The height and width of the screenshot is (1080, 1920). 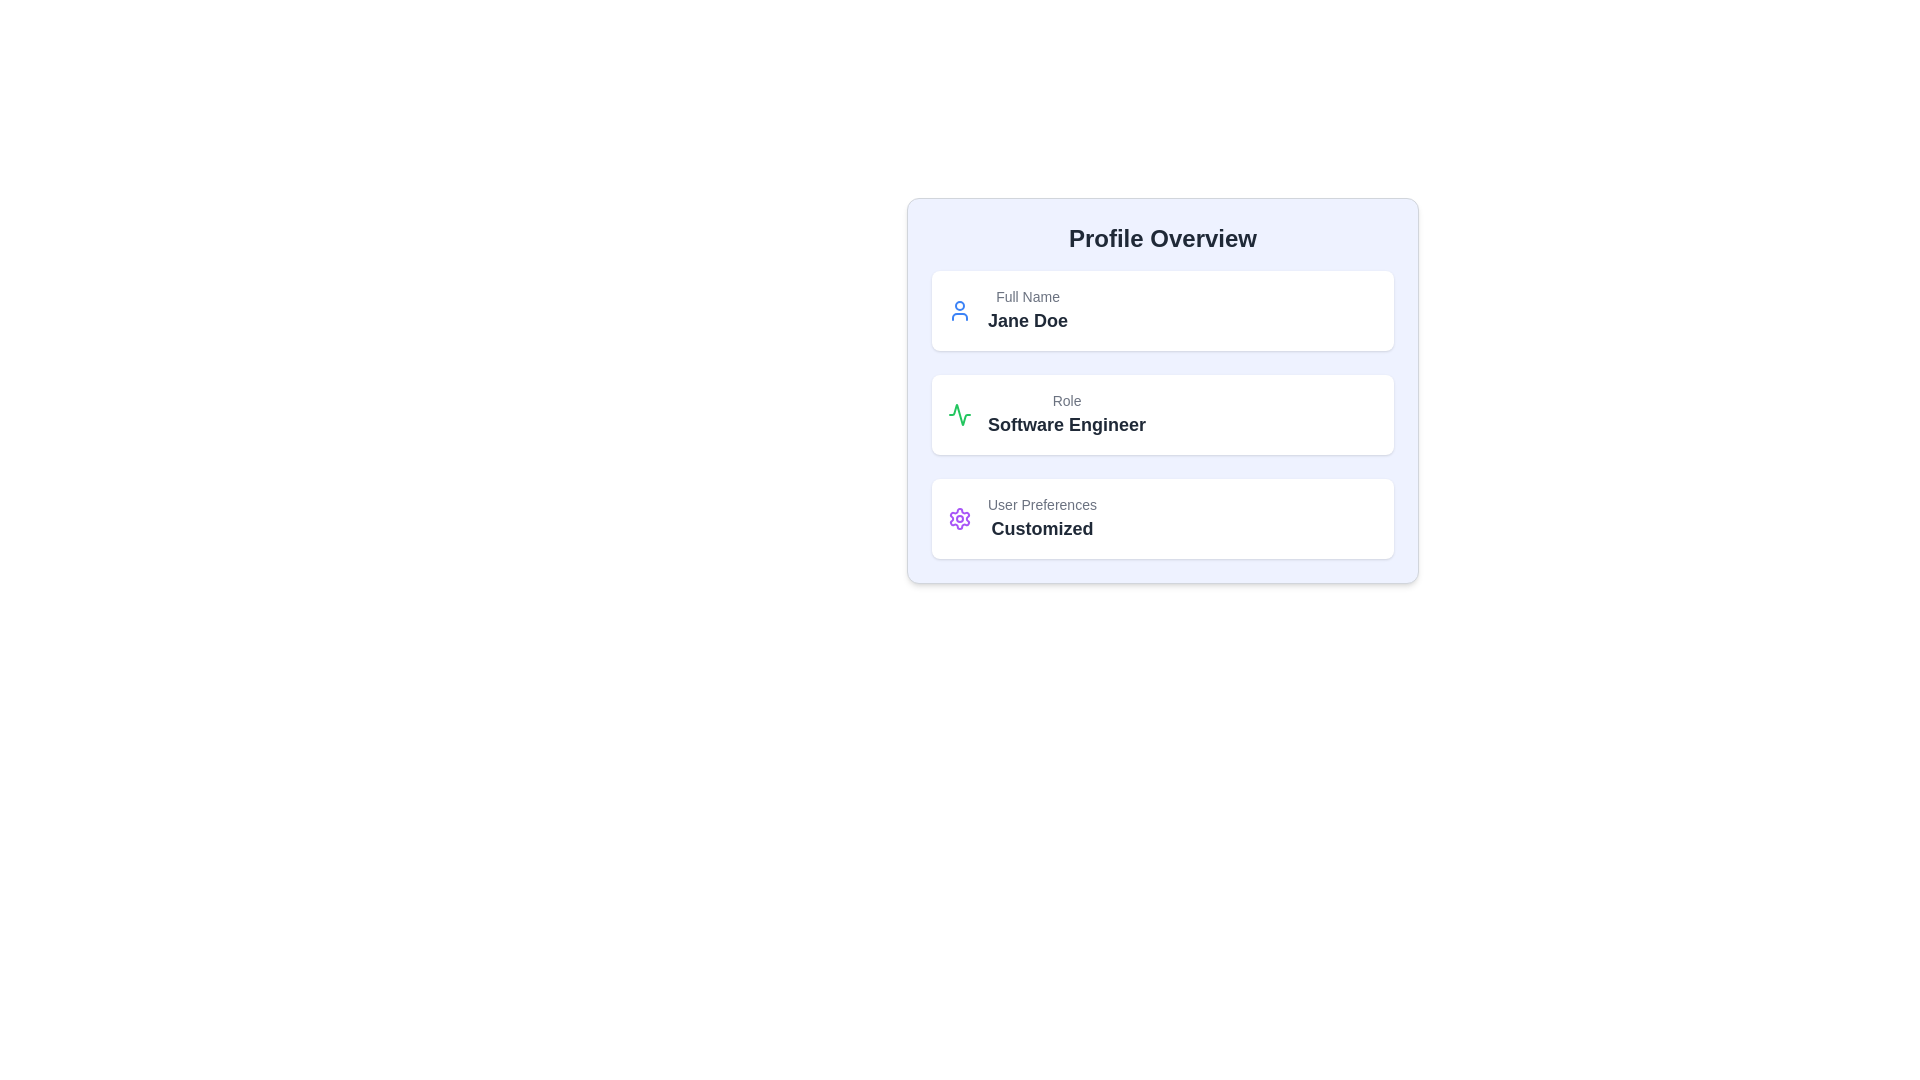 What do you see at coordinates (1065, 423) in the screenshot?
I see `the 'Software Engineer' text label located in the 'Role' section of the card, which provides information about the user's job title` at bounding box center [1065, 423].